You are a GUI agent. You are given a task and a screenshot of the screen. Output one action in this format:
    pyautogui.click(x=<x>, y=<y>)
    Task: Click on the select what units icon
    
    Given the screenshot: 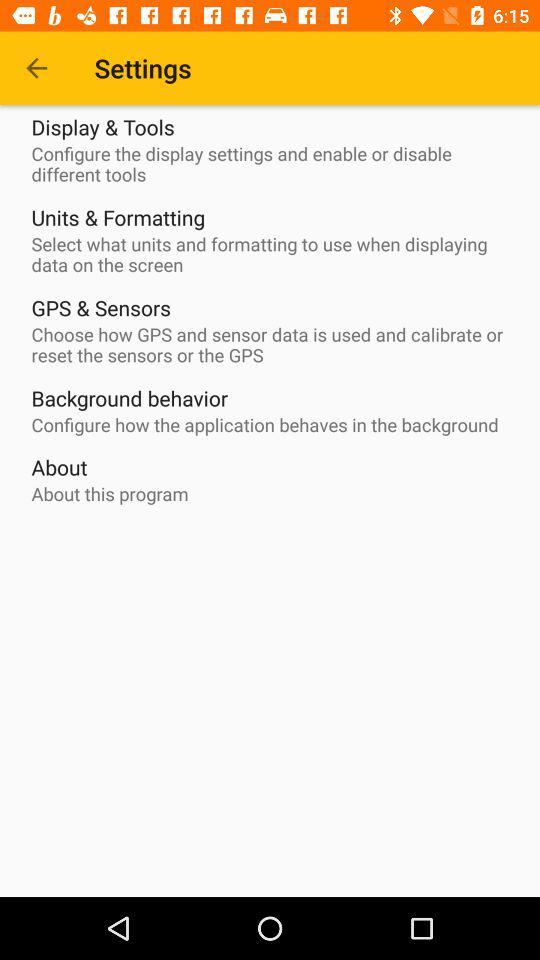 What is the action you would take?
    pyautogui.click(x=274, y=253)
    